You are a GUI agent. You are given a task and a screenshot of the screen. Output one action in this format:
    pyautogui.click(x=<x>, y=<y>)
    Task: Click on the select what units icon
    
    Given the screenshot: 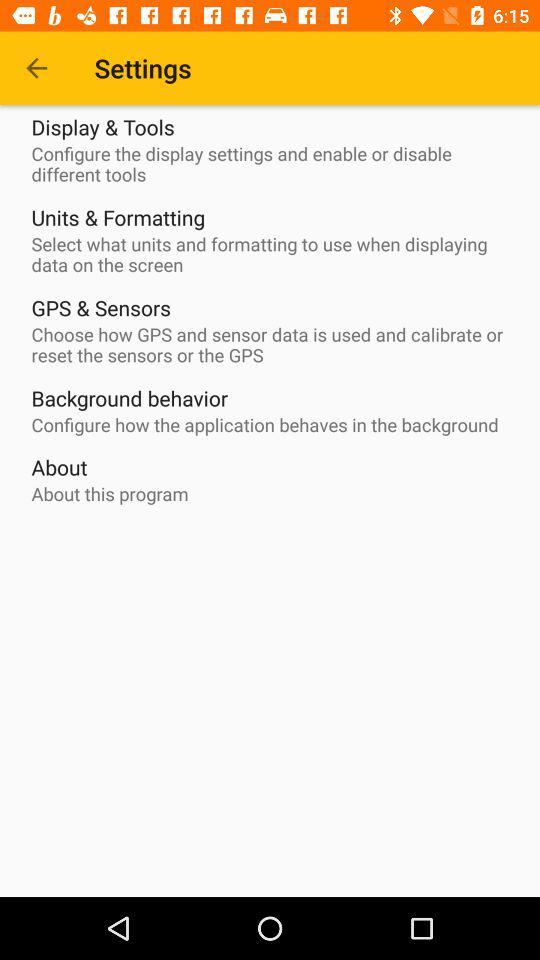 What is the action you would take?
    pyautogui.click(x=274, y=253)
    